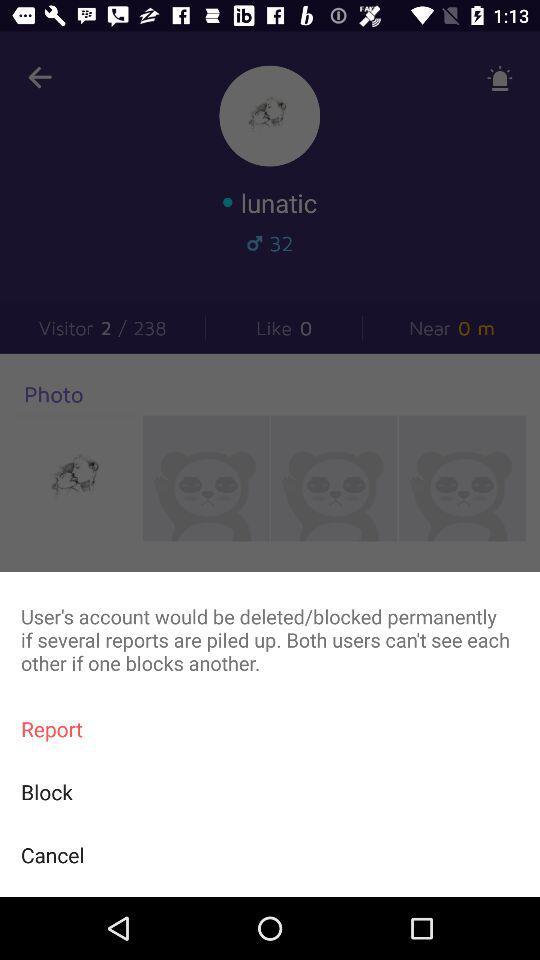  Describe the element at coordinates (270, 792) in the screenshot. I see `icon below the report item` at that location.